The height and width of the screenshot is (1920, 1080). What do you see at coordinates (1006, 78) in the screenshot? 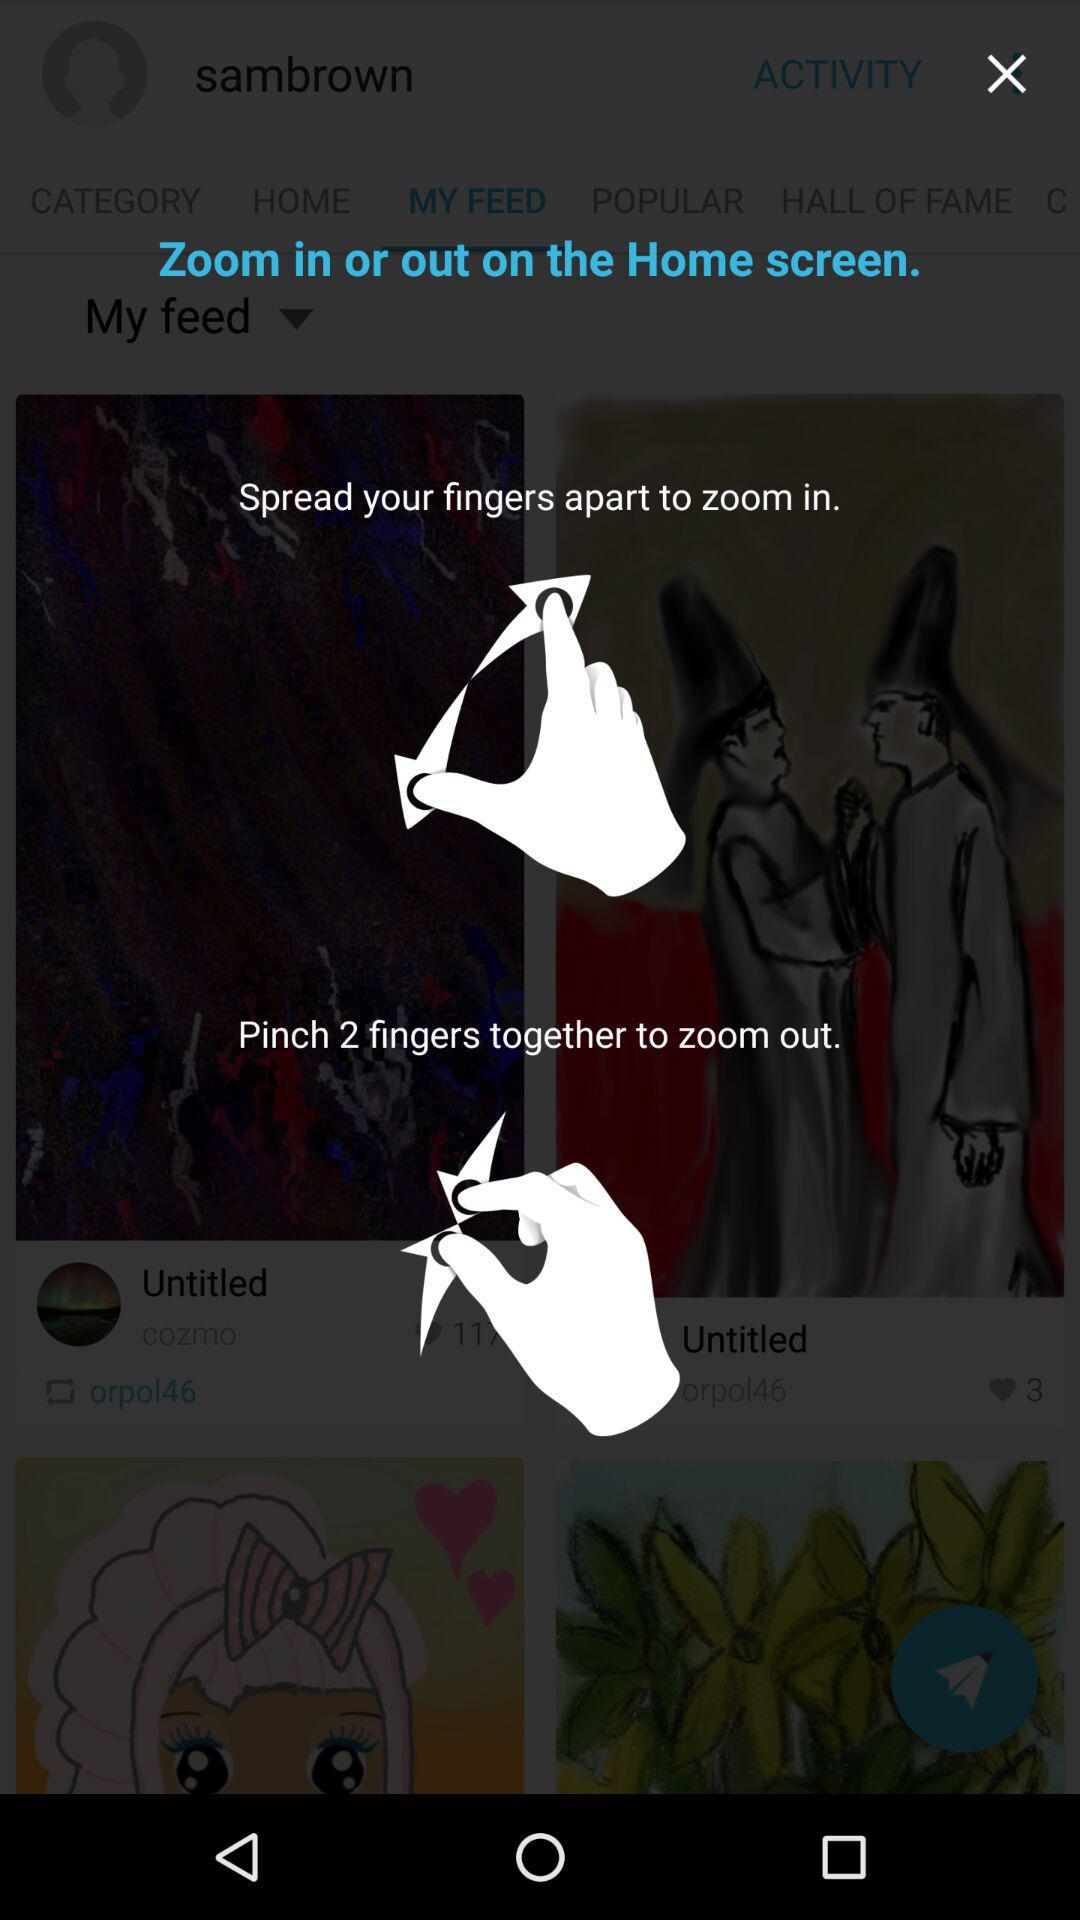
I see `the close icon` at bounding box center [1006, 78].